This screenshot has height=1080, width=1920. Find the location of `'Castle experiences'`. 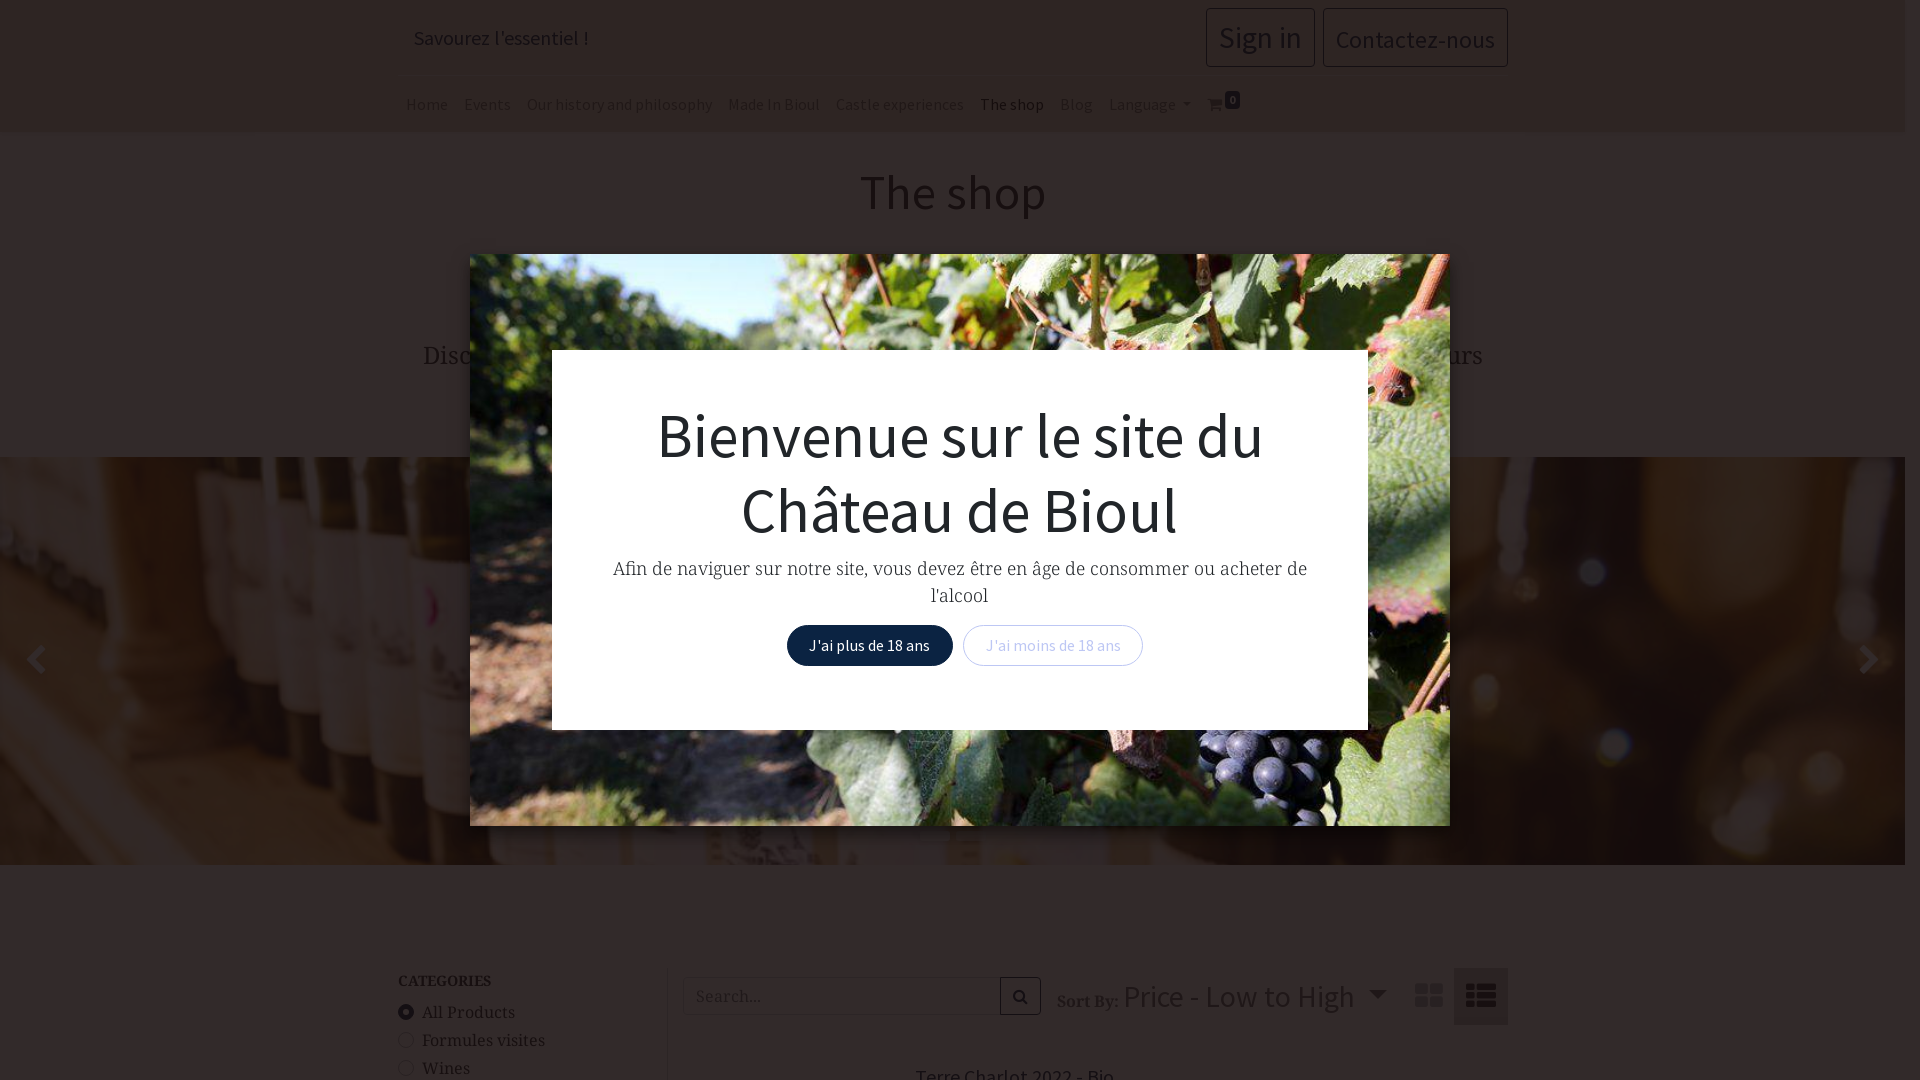

'Castle experiences' is located at coordinates (828, 104).